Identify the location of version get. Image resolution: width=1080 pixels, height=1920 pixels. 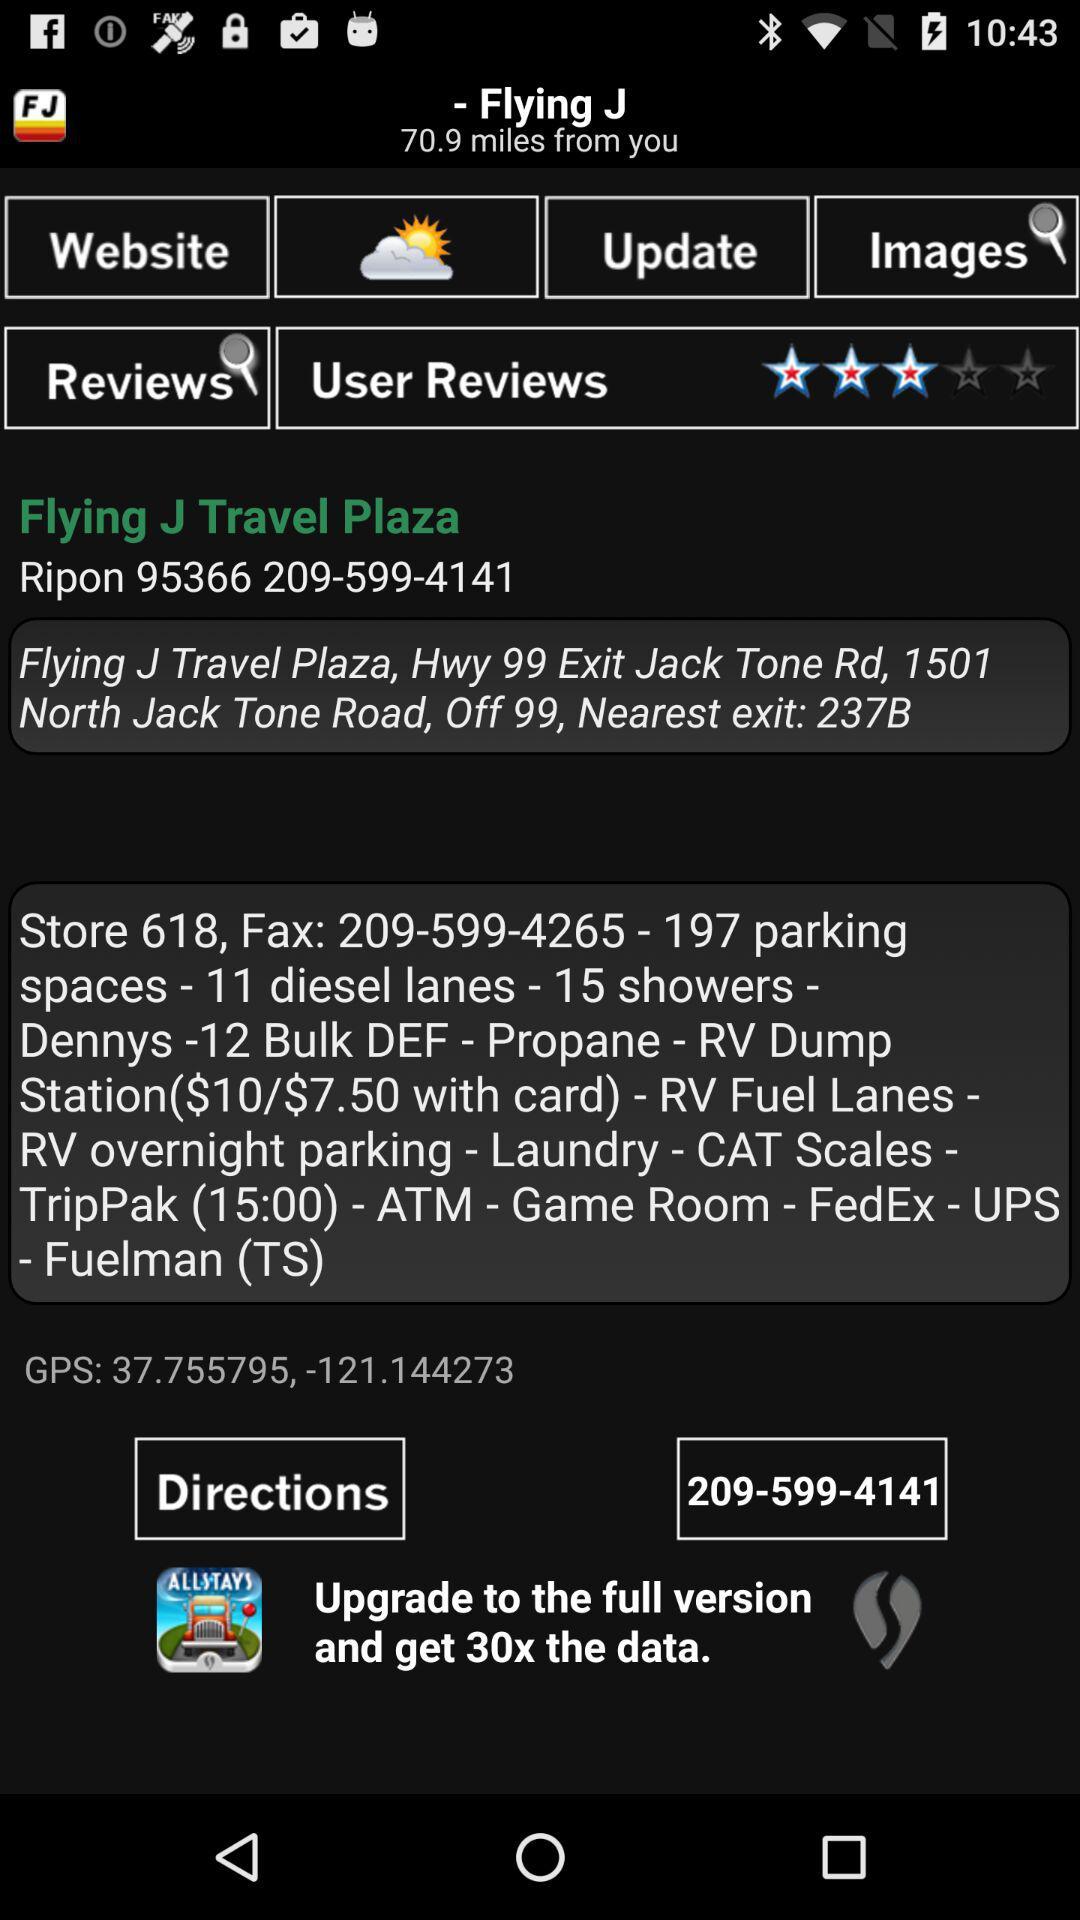
(209, 1620).